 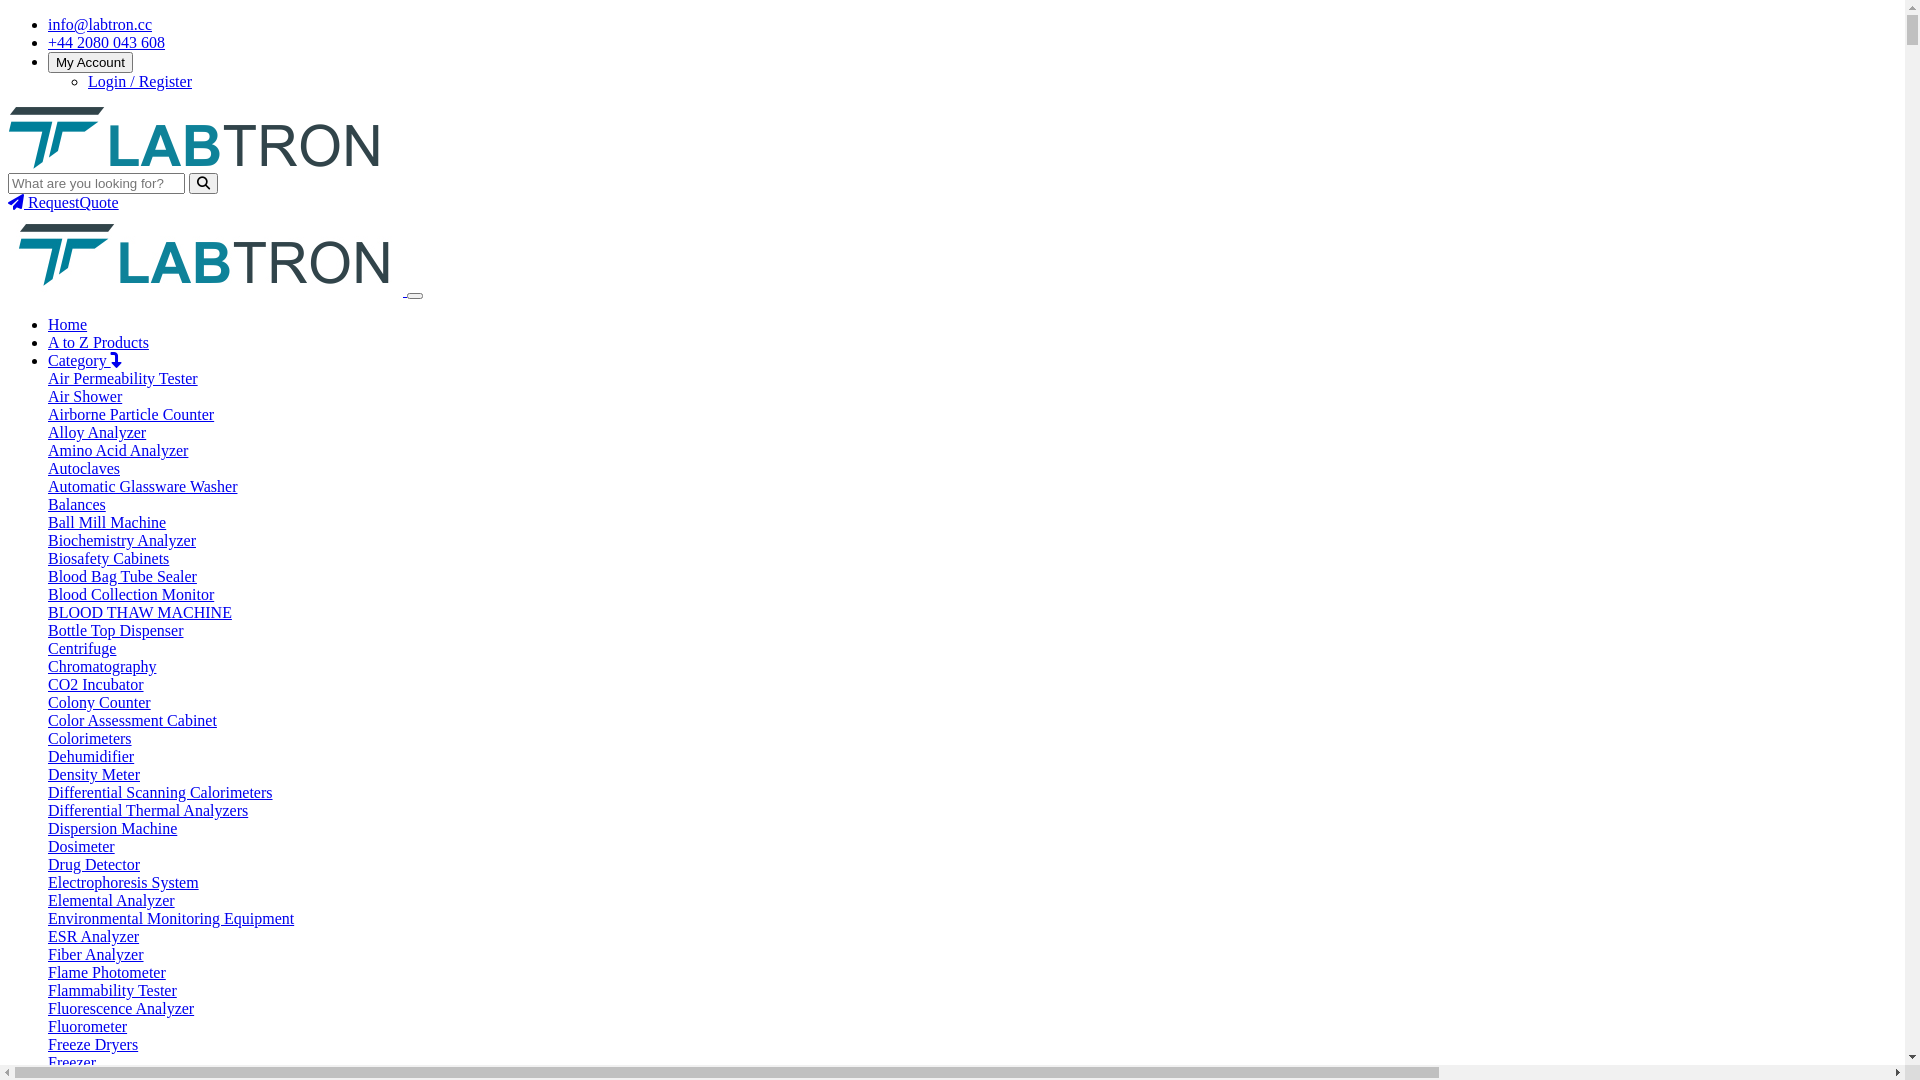 I want to click on 'Alloy Analyzer', so click(x=48, y=431).